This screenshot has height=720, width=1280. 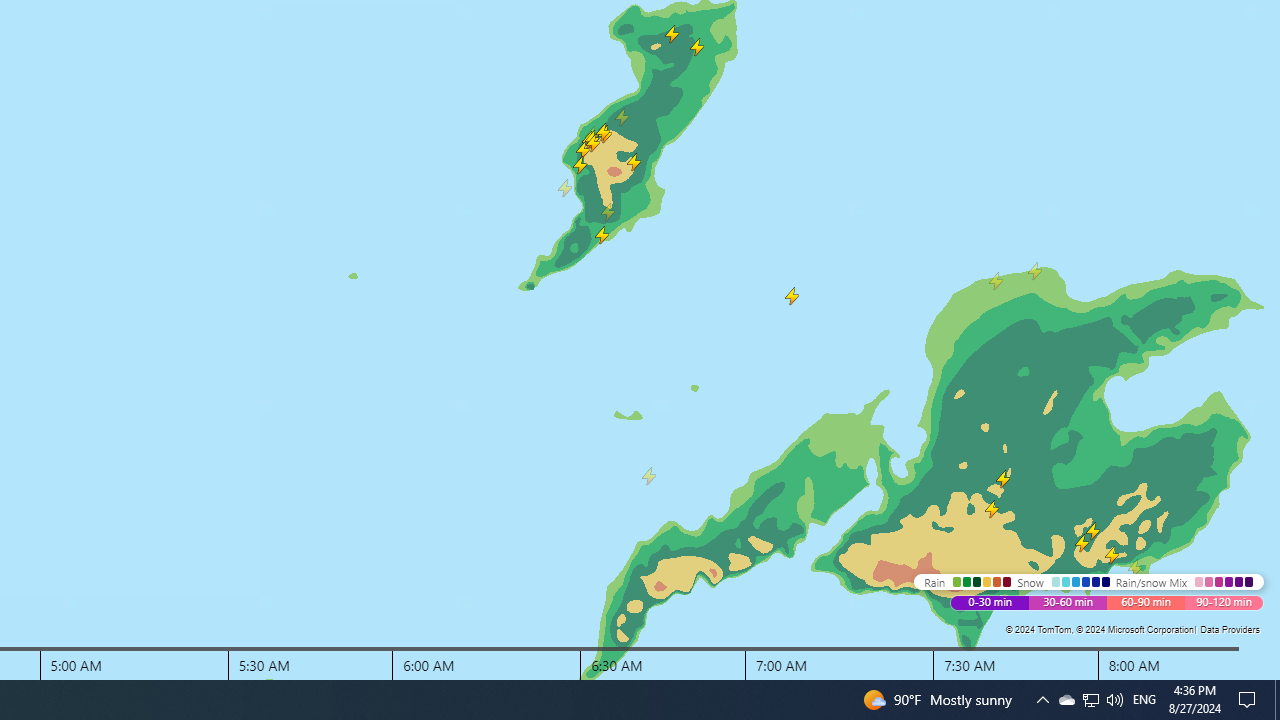 I want to click on 'Show desktop', so click(x=1276, y=698).